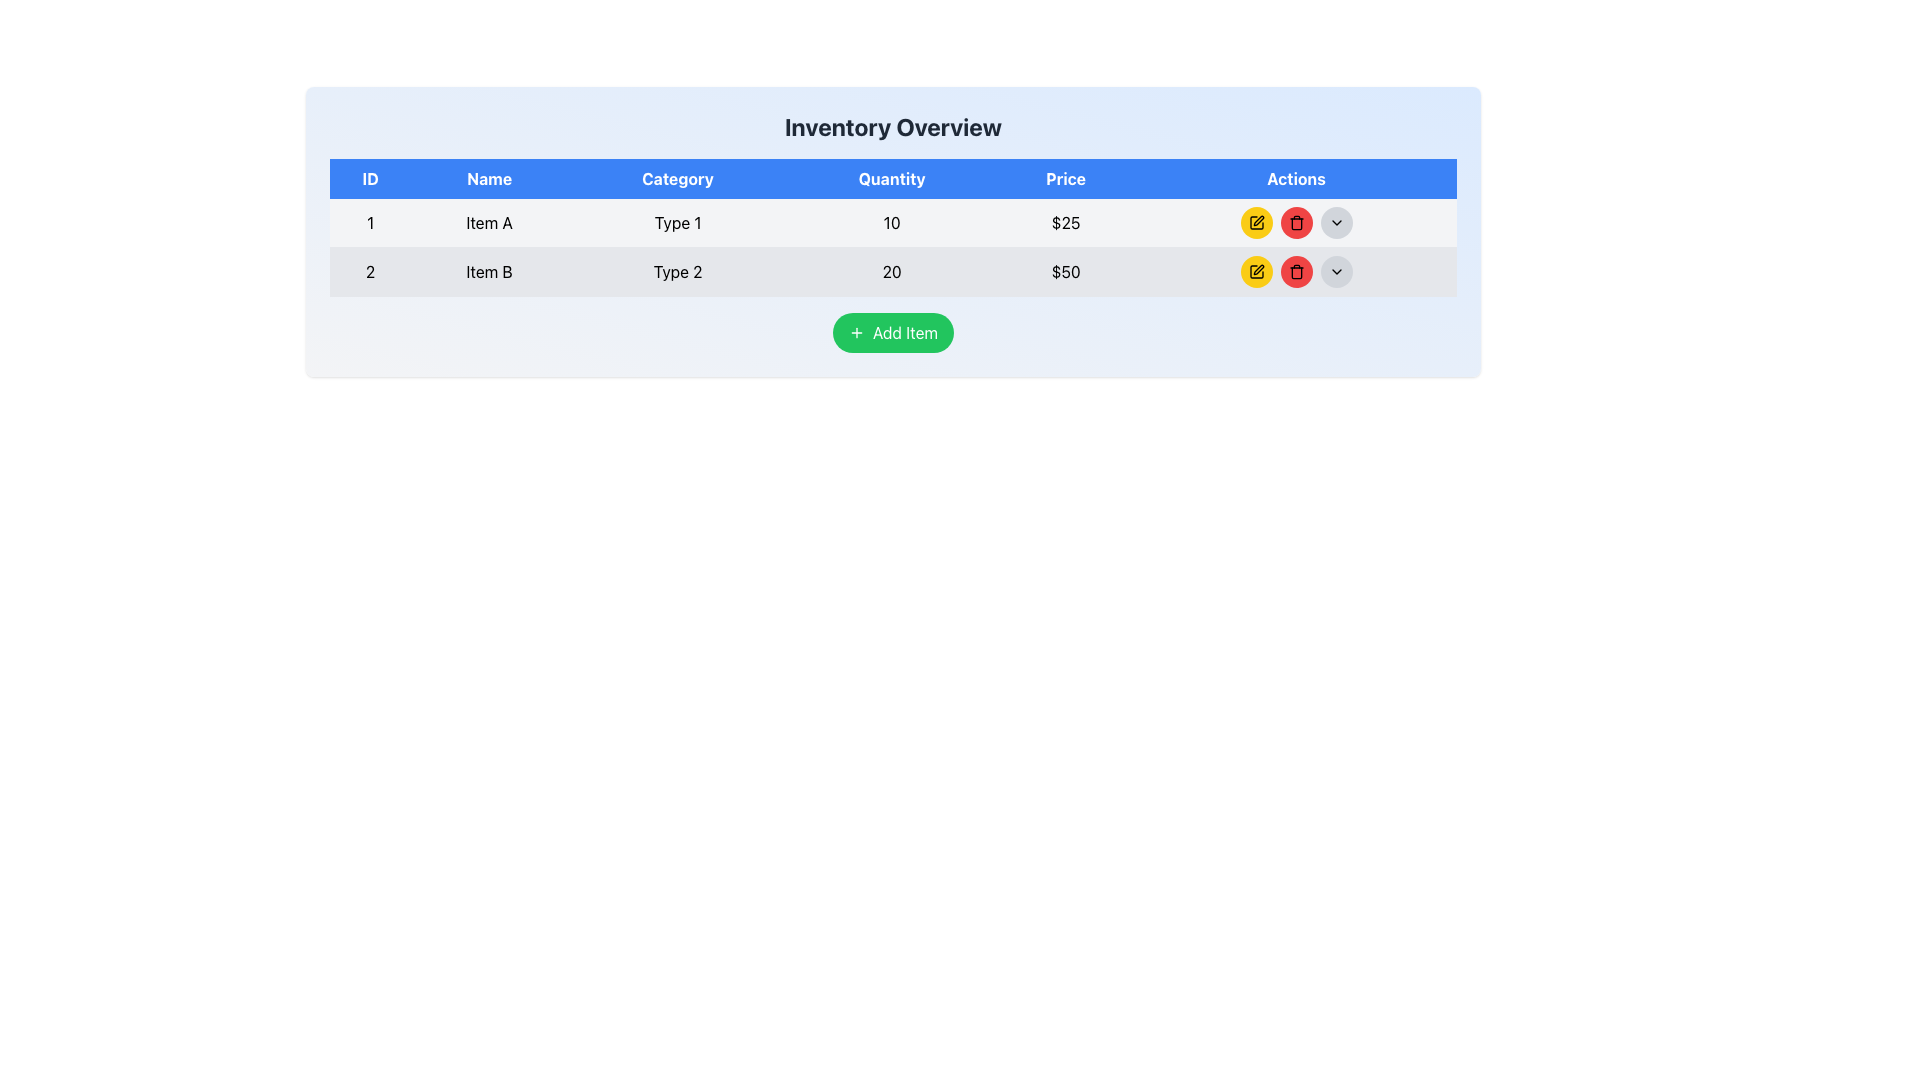  Describe the element at coordinates (1255, 223) in the screenshot. I see `the edit icon, which is a pen over a square located in a circular button with a yellow background in the Actions column of the first row of the table` at that location.